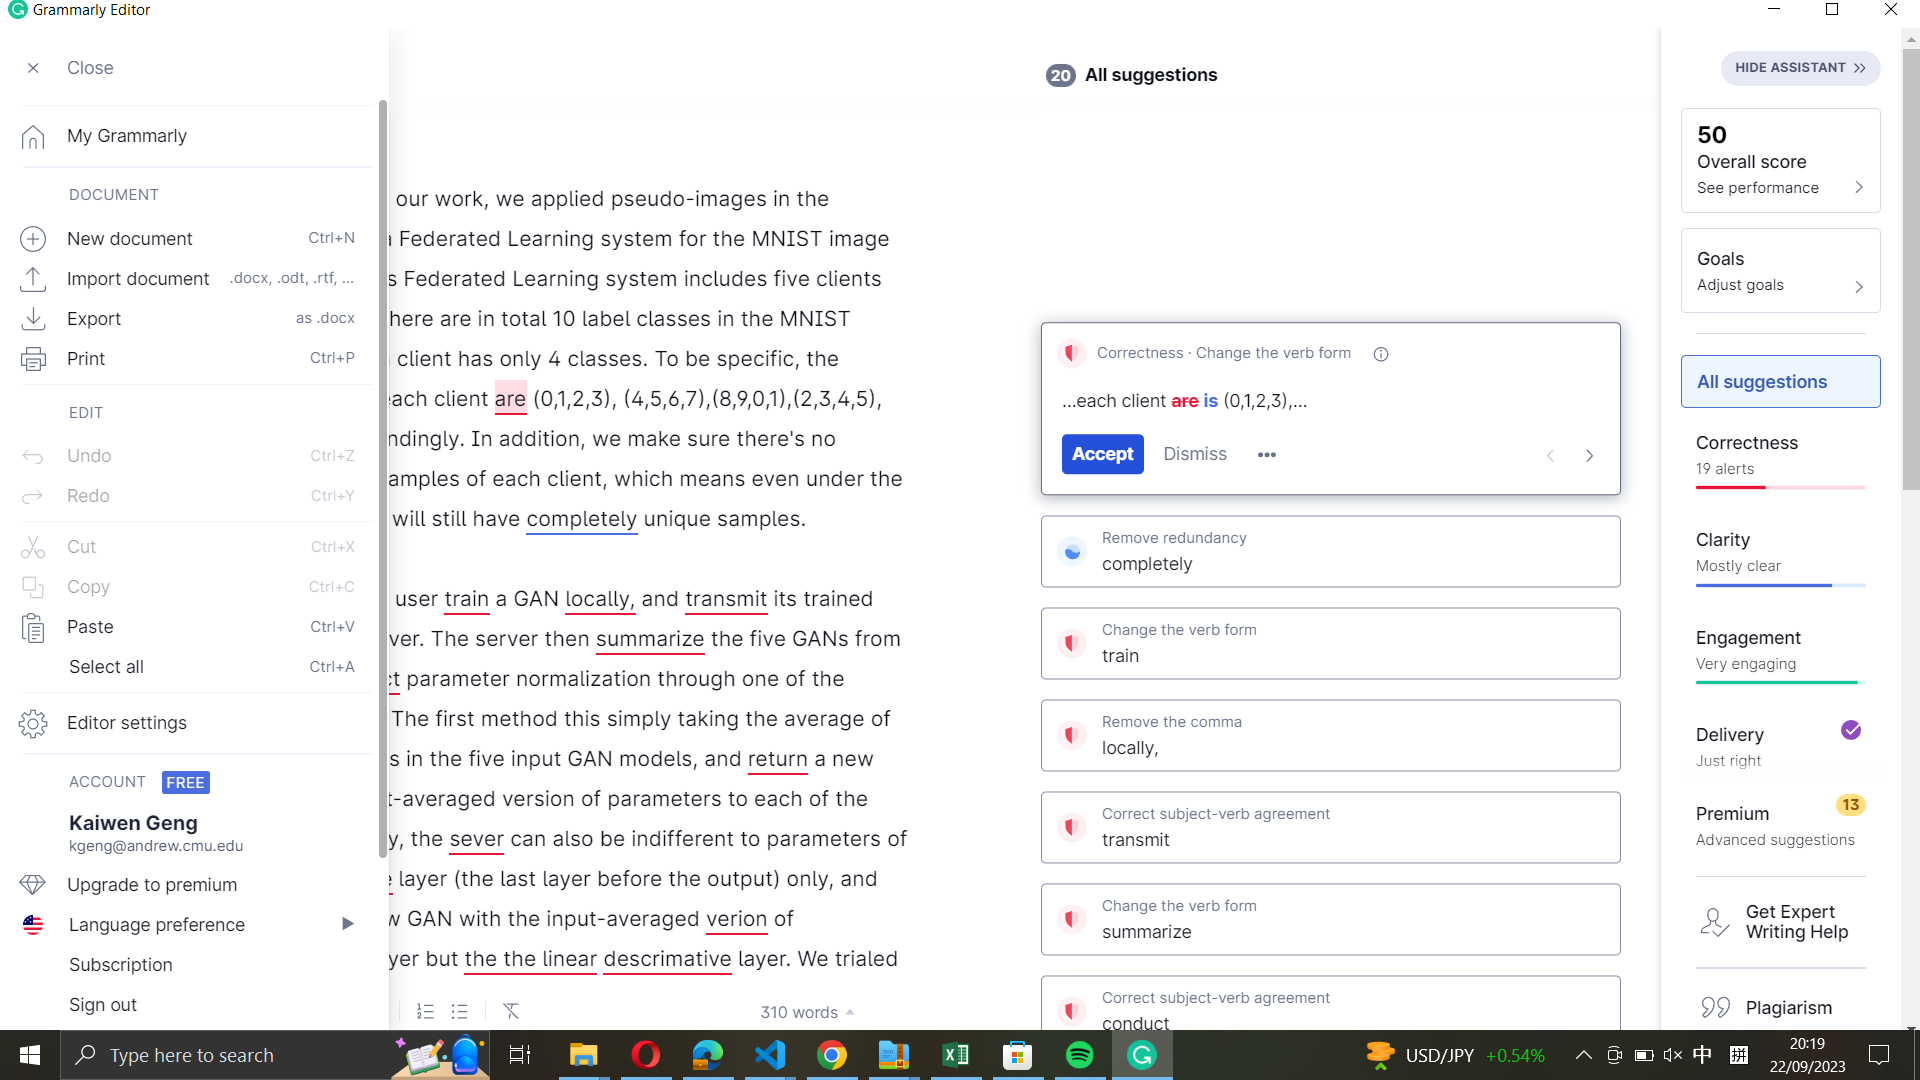 This screenshot has width=1920, height=1080. I want to click on Mark all the content, so click(191, 668).